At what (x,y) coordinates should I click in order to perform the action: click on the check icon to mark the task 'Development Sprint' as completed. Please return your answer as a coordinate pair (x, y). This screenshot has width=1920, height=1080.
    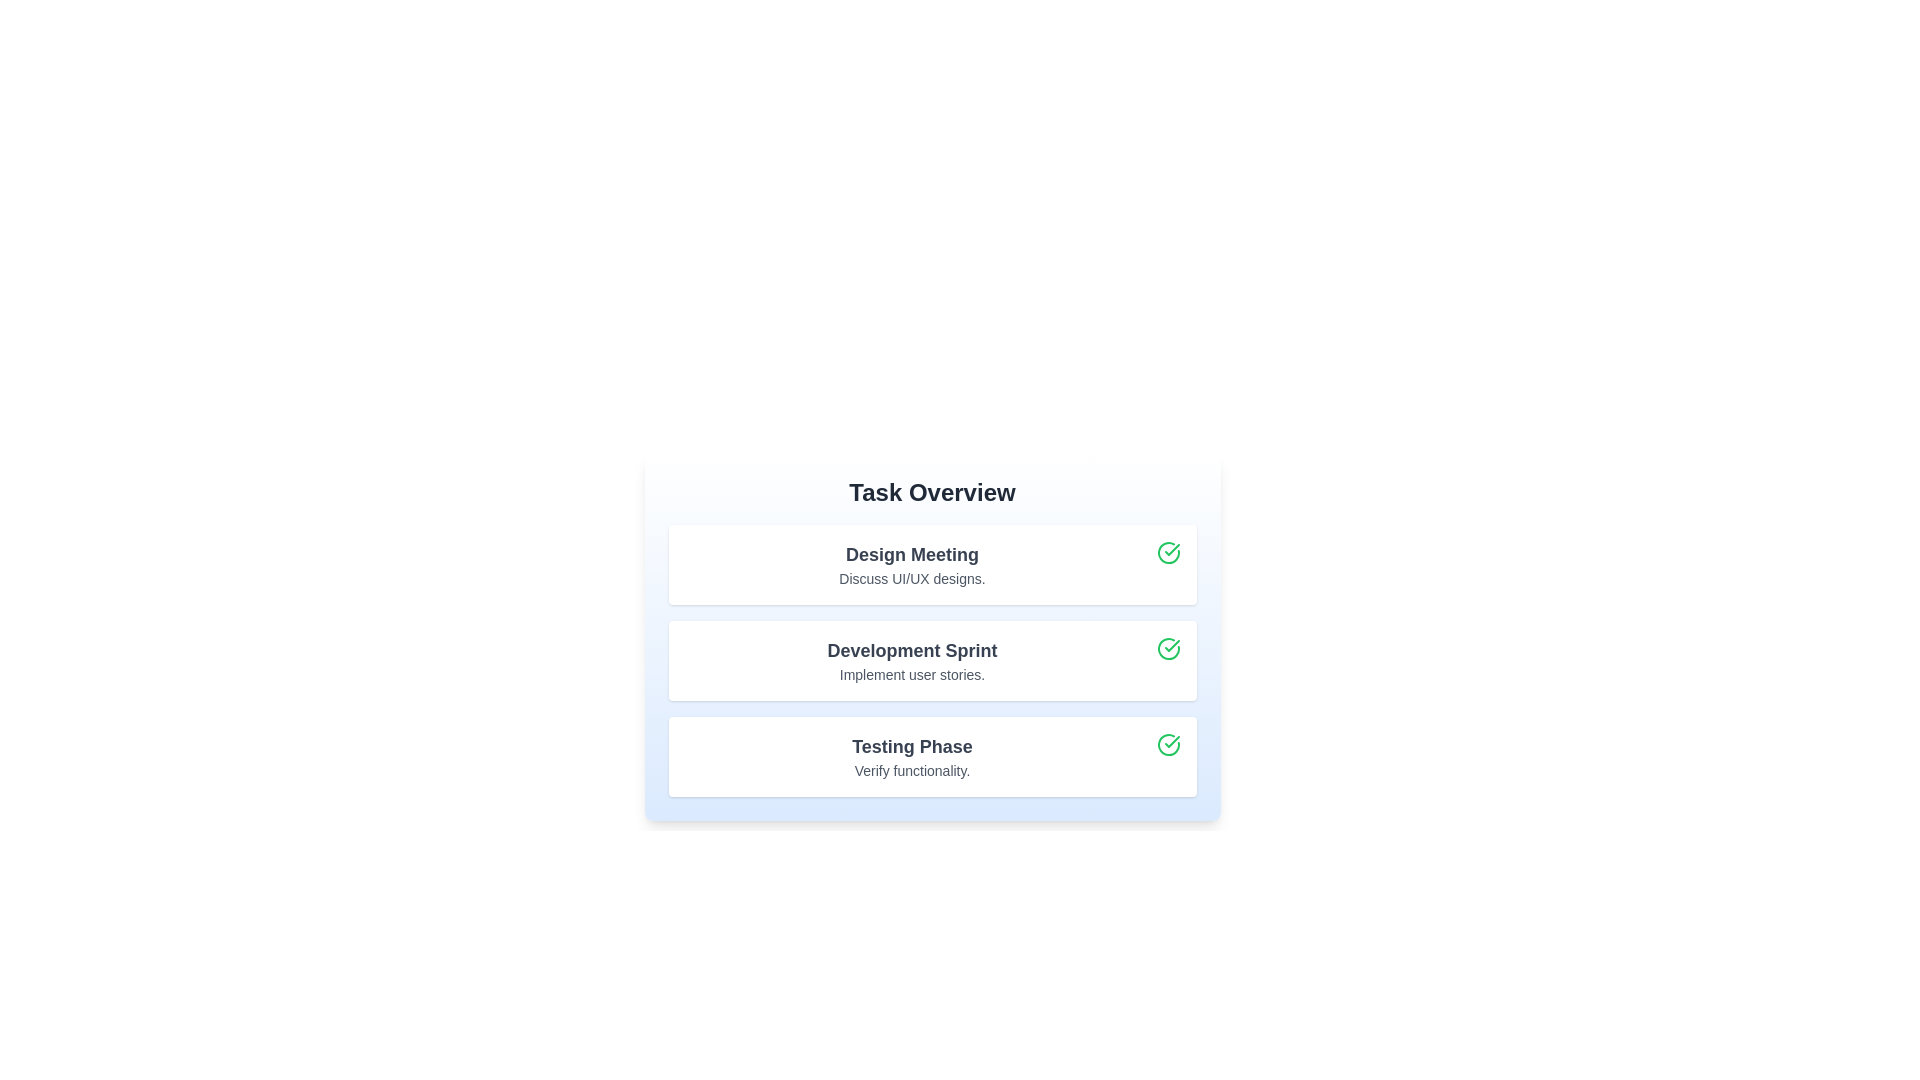
    Looking at the image, I should click on (1168, 648).